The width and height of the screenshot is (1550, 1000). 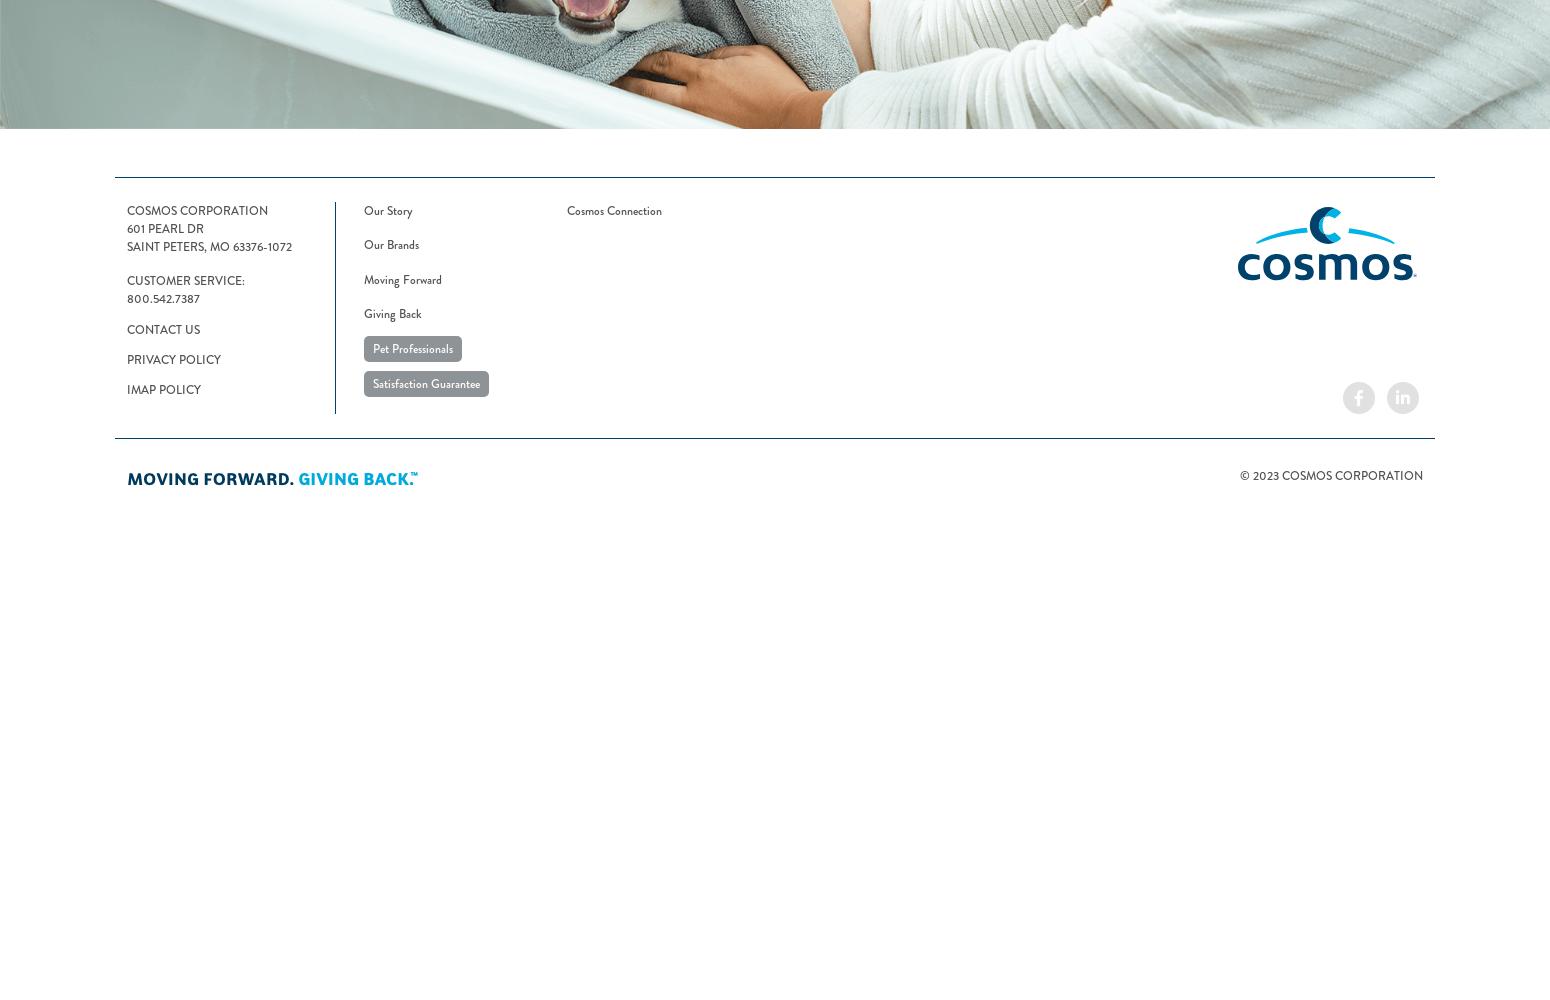 What do you see at coordinates (1331, 474) in the screenshot?
I see `'© 2023 Cosmos Corporation'` at bounding box center [1331, 474].